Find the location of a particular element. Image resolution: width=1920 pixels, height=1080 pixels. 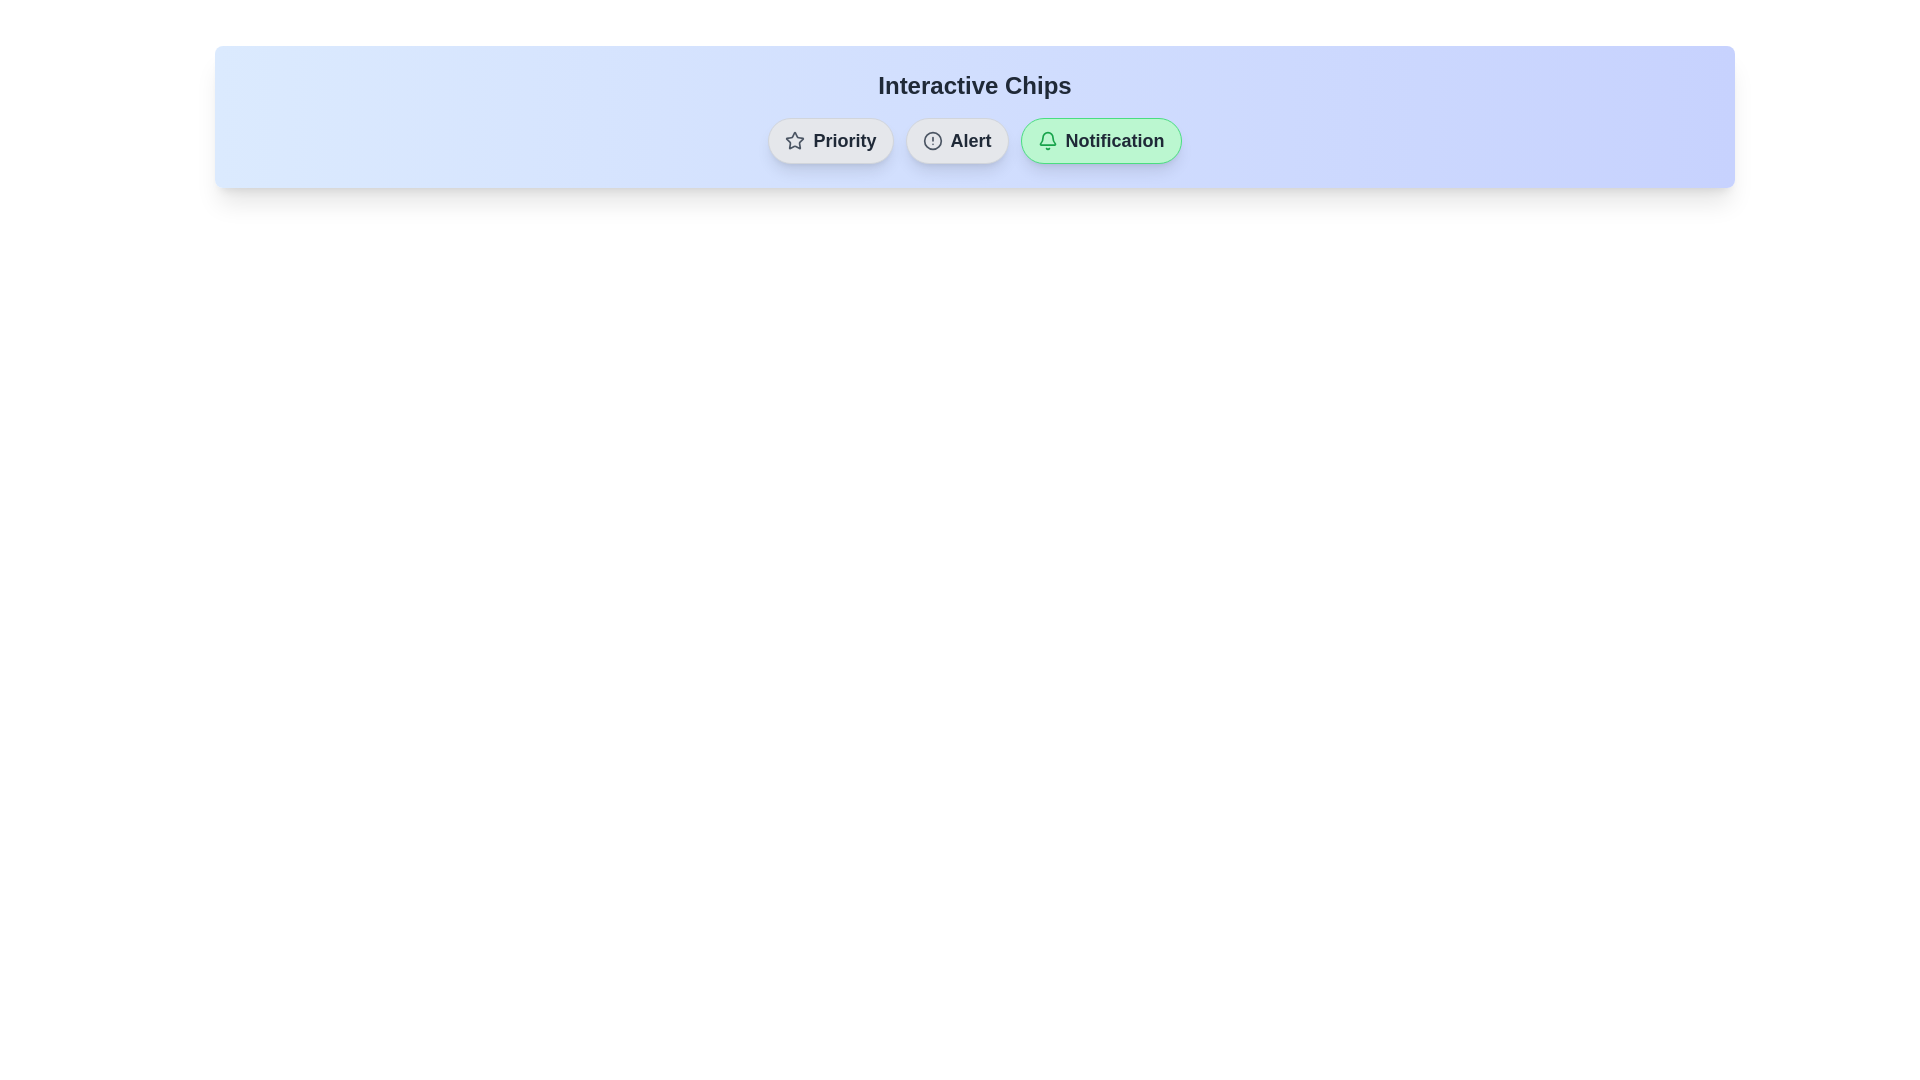

the chip labeled 'Notification' to view its hover effect is located at coordinates (1099, 140).